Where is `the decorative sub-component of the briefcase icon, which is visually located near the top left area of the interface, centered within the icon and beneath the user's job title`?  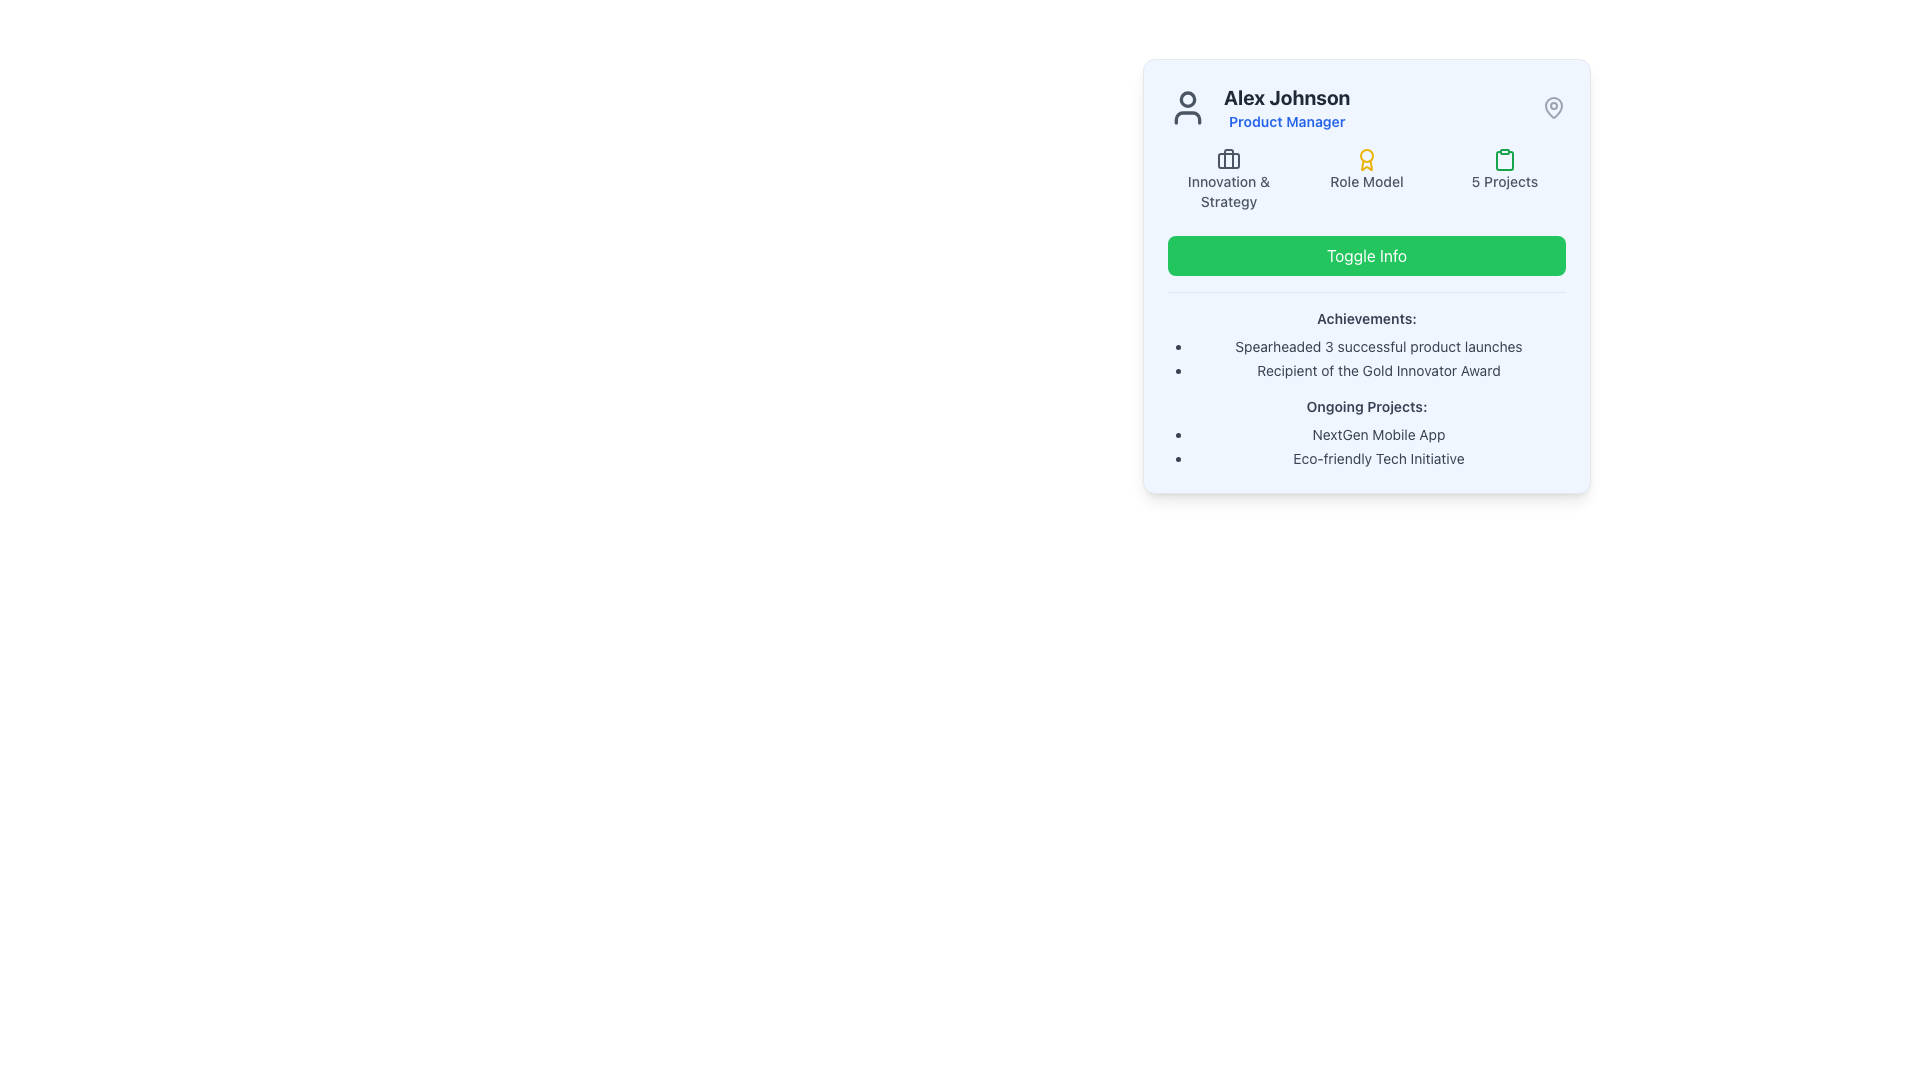
the decorative sub-component of the briefcase icon, which is visually located near the top left area of the interface, centered within the icon and beneath the user's job title is located at coordinates (1227, 160).